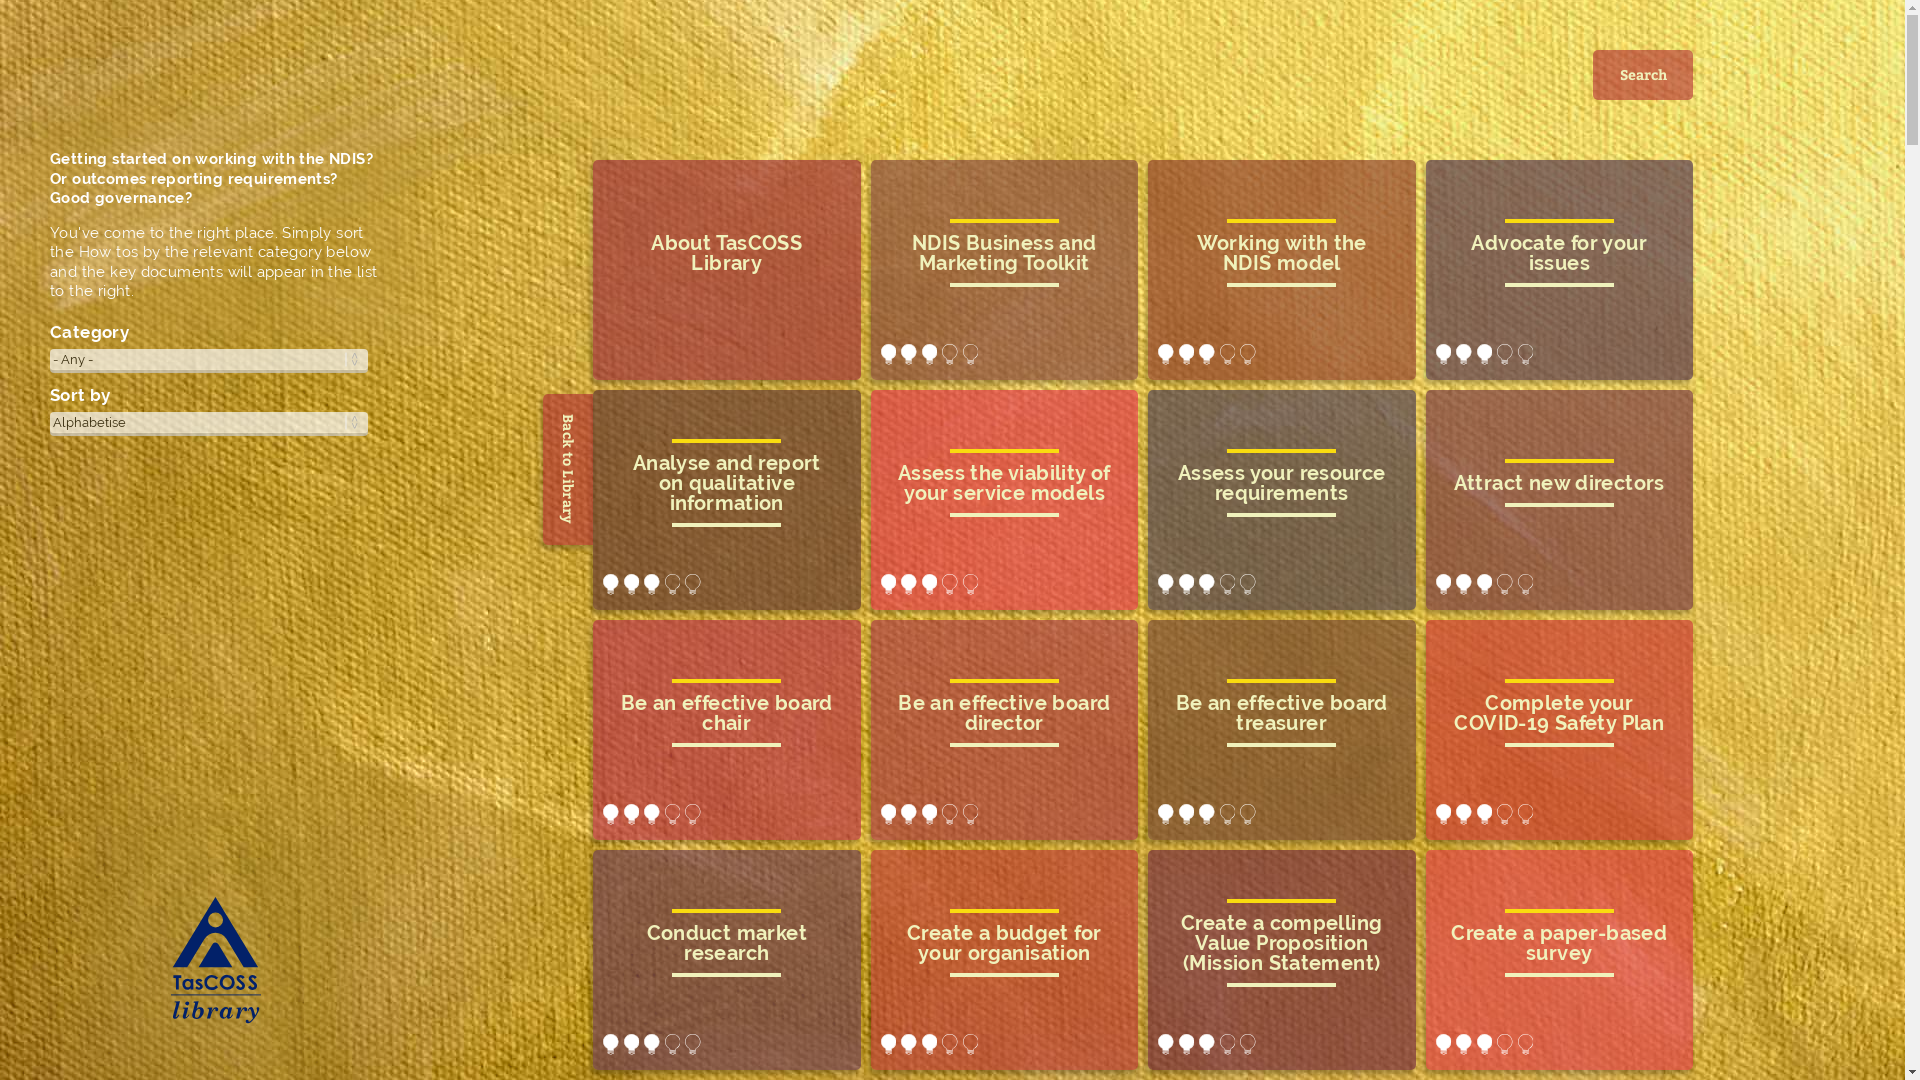  I want to click on 'advocate for your issues', so click(1559, 270).